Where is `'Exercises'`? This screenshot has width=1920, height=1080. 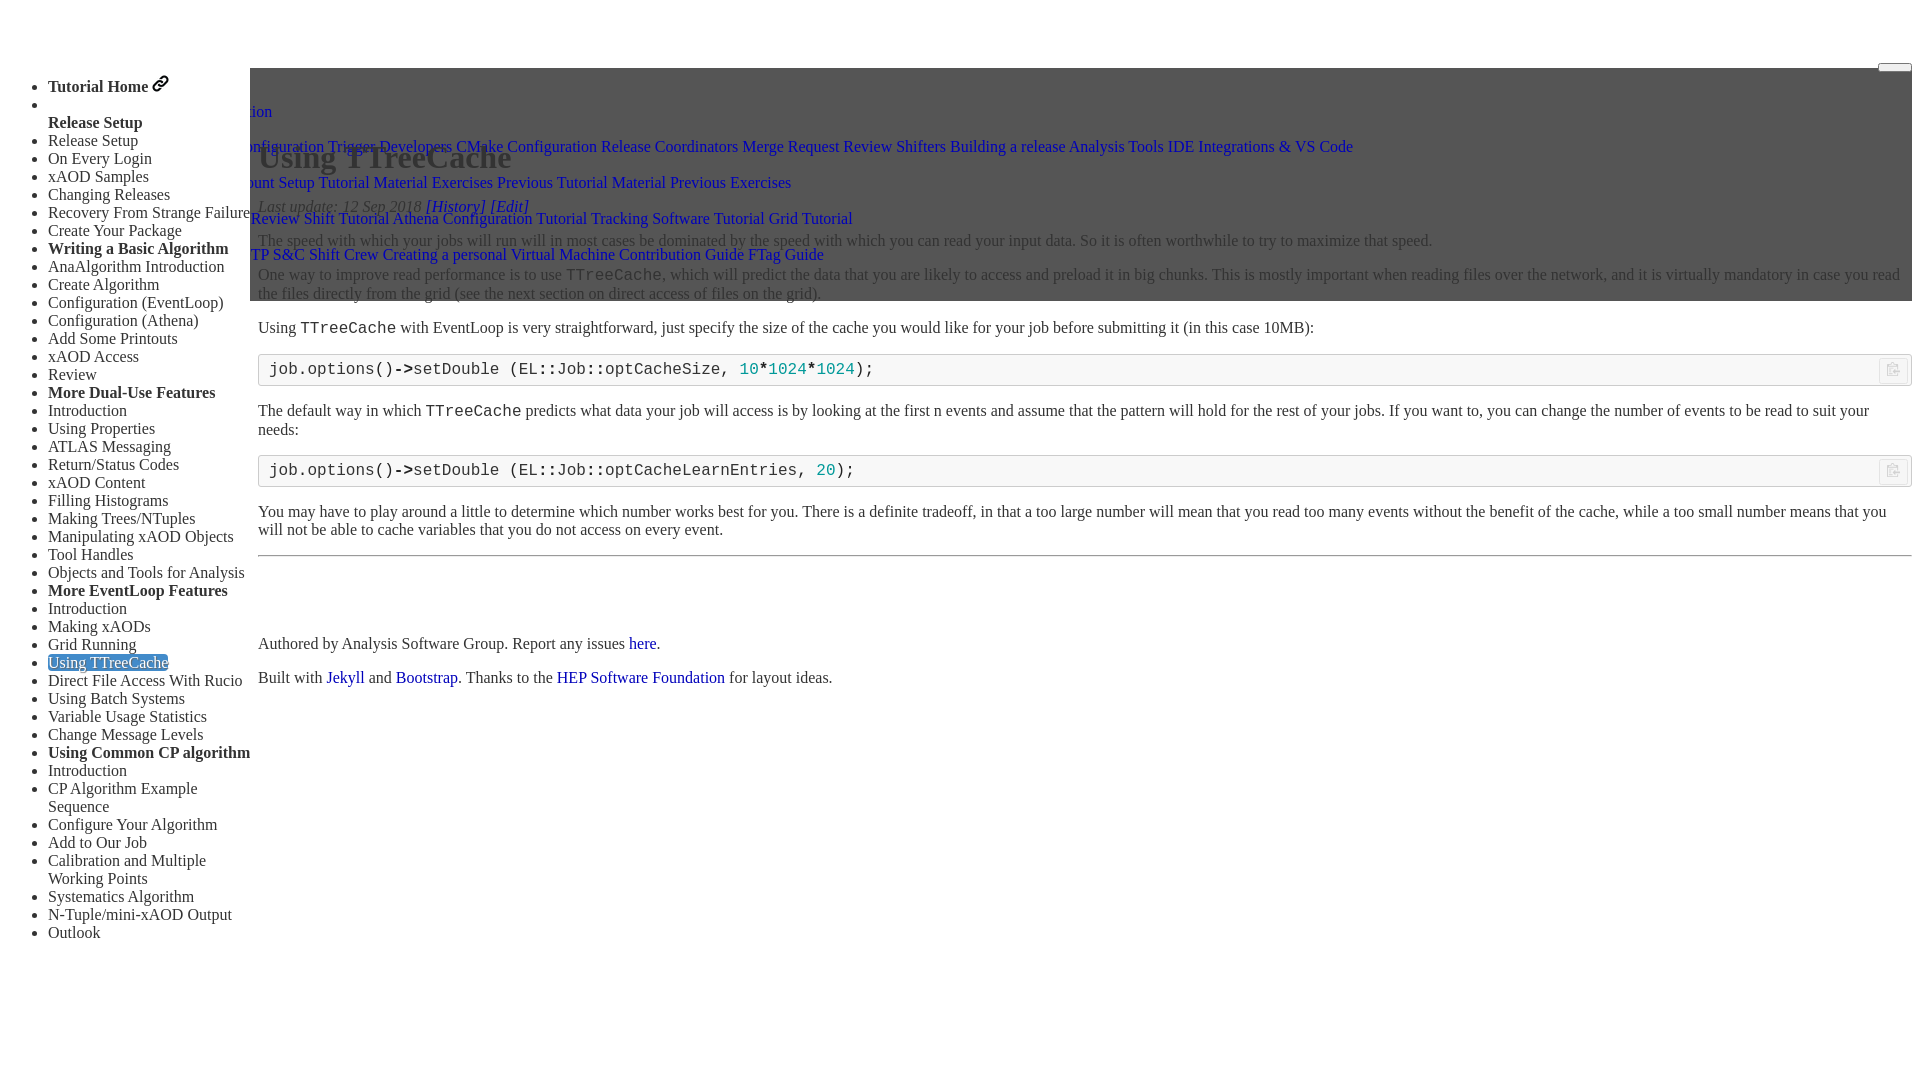 'Exercises' is located at coordinates (461, 182).